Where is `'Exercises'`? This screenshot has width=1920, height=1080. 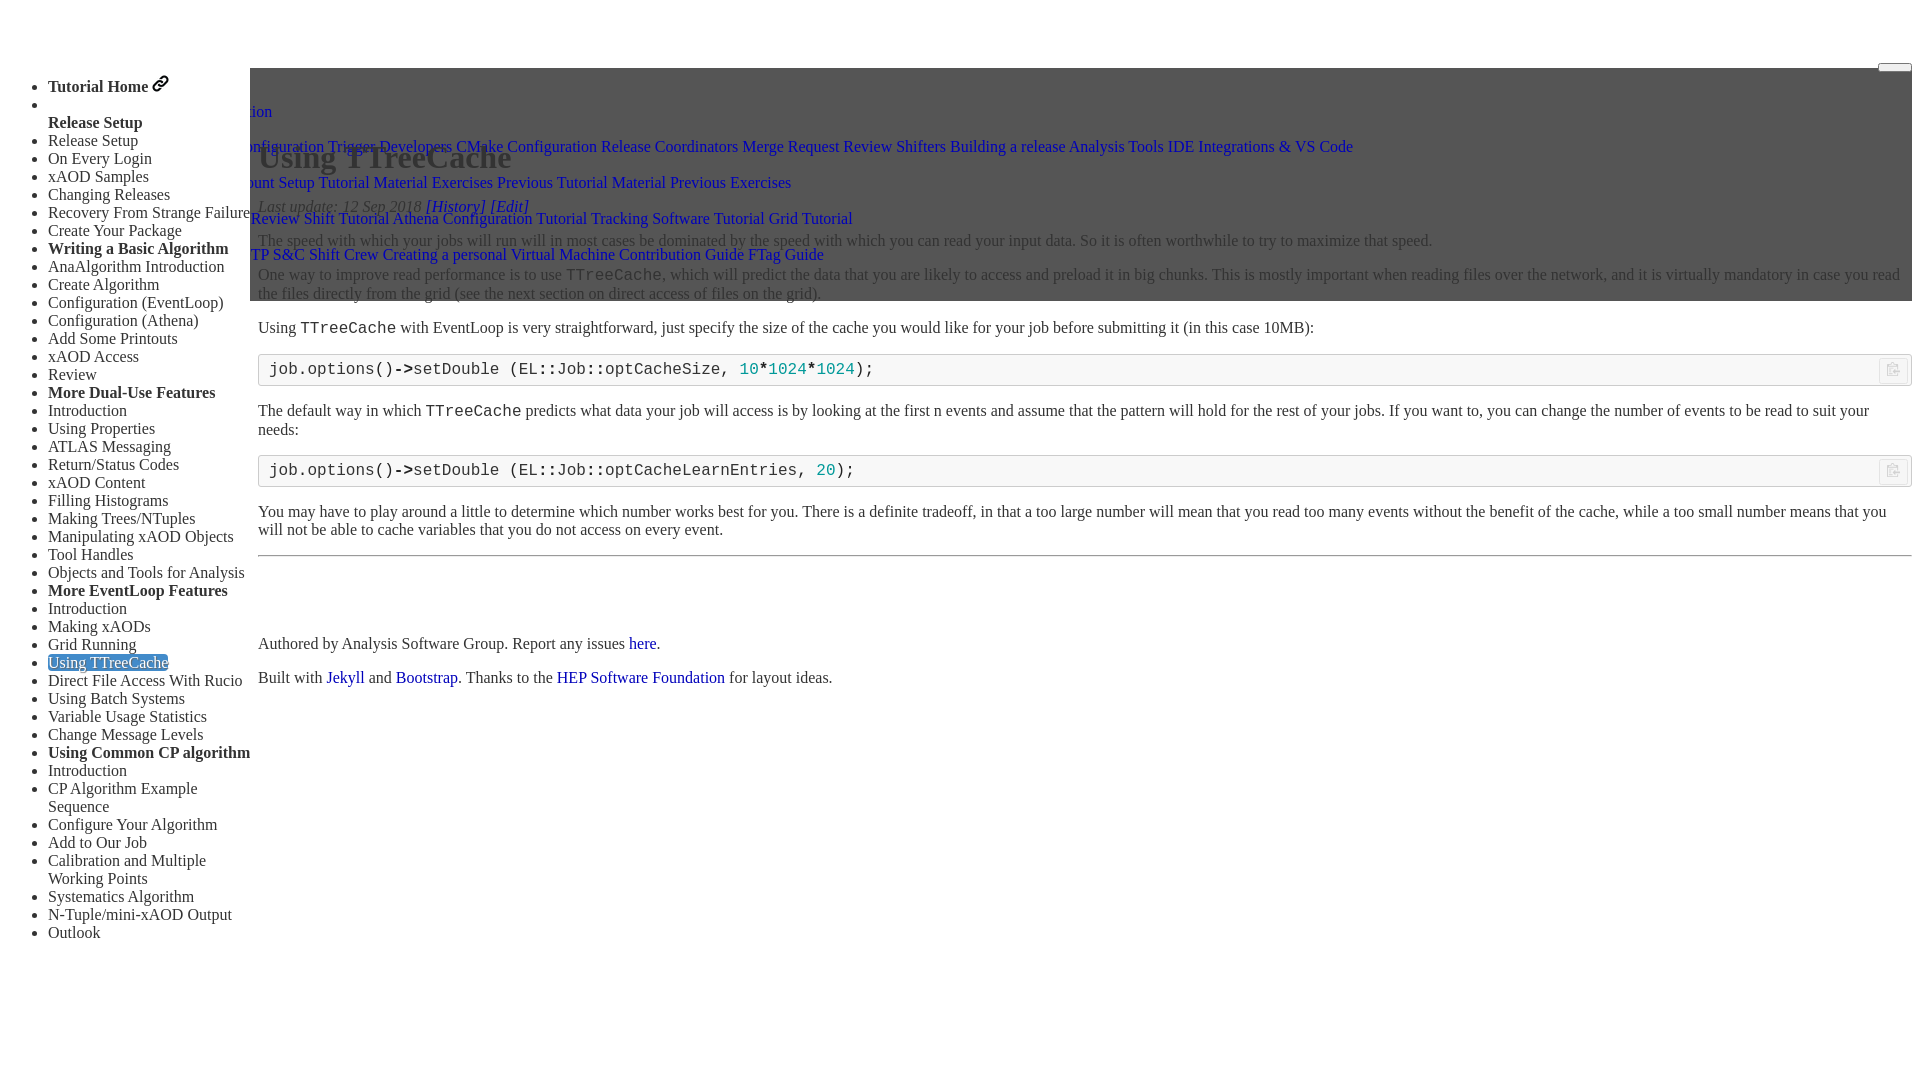 'Exercises' is located at coordinates (461, 182).